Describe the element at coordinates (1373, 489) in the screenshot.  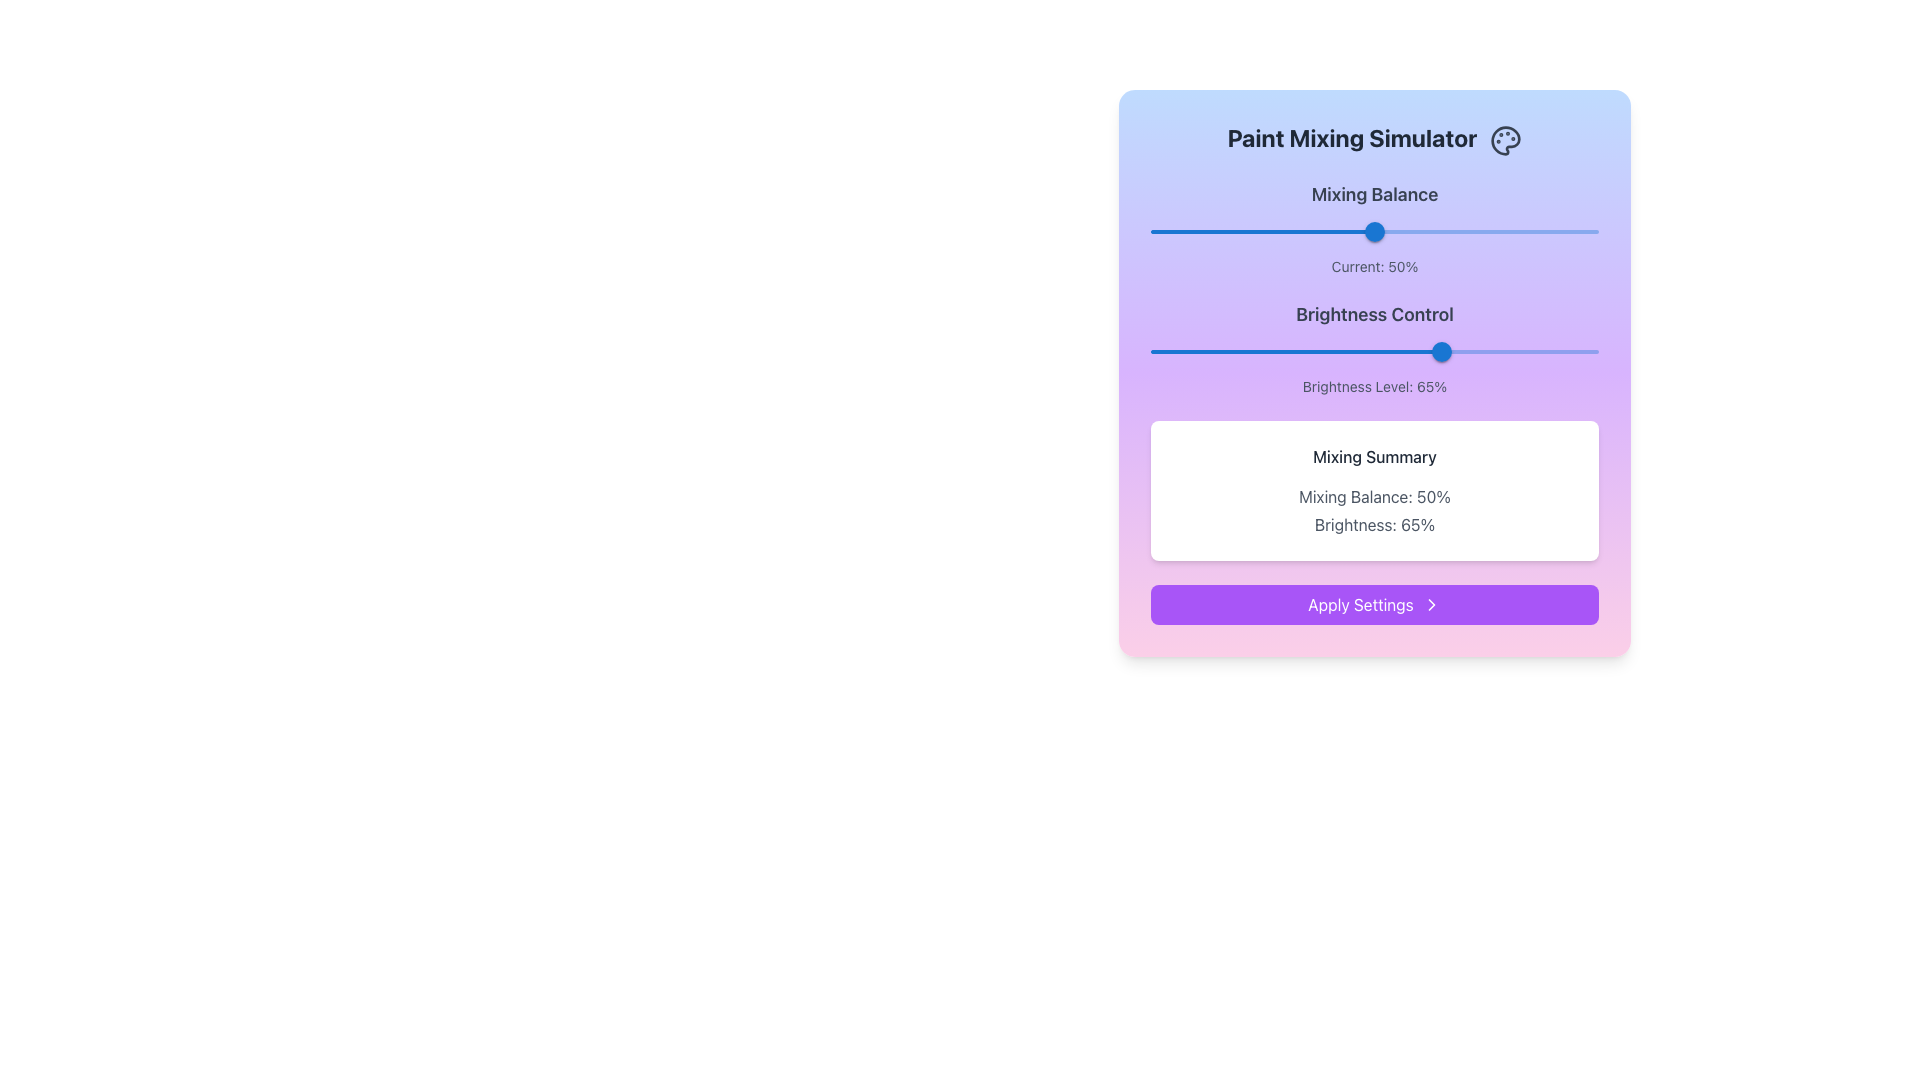
I see `the informational display box titled 'Mixing Summary', which features a white background with rounded corners and contains text about mixing balance and brightness` at that location.